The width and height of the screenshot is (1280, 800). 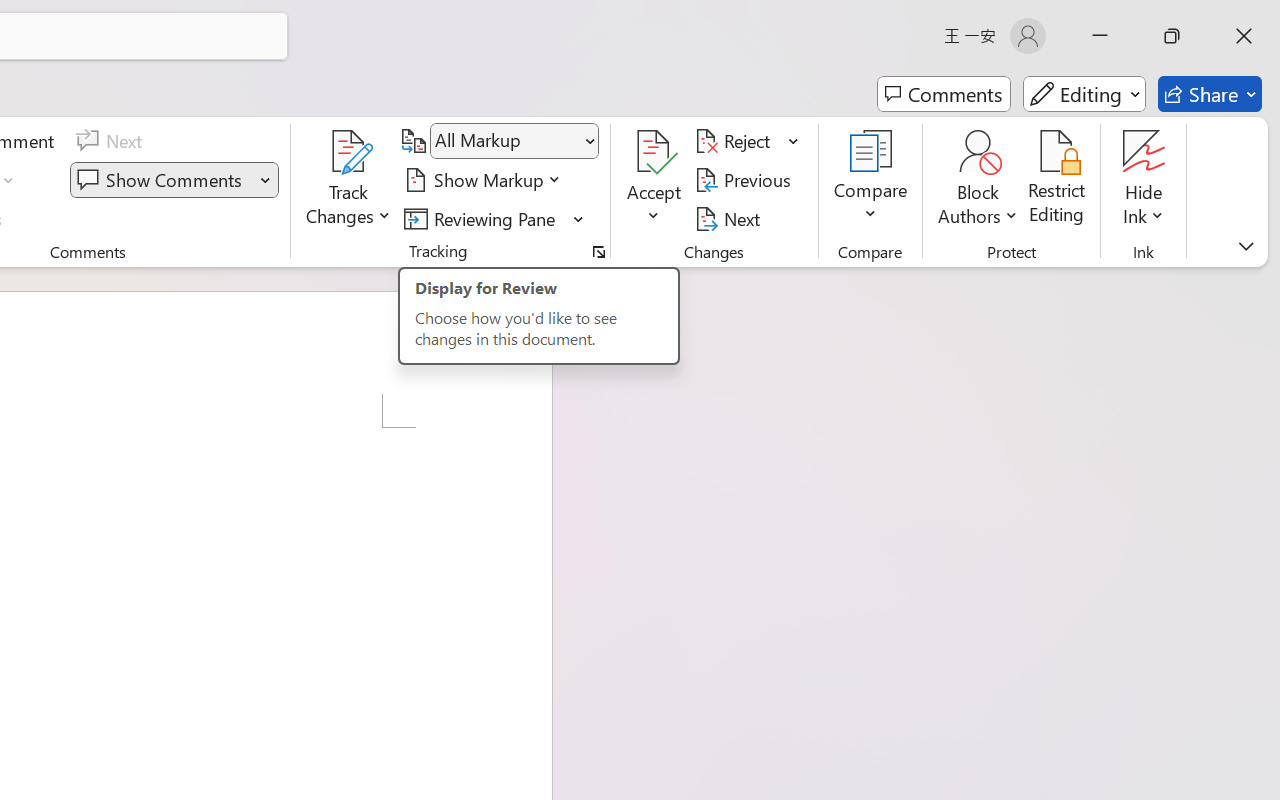 I want to click on 'Block Authors', so click(x=977, y=151).